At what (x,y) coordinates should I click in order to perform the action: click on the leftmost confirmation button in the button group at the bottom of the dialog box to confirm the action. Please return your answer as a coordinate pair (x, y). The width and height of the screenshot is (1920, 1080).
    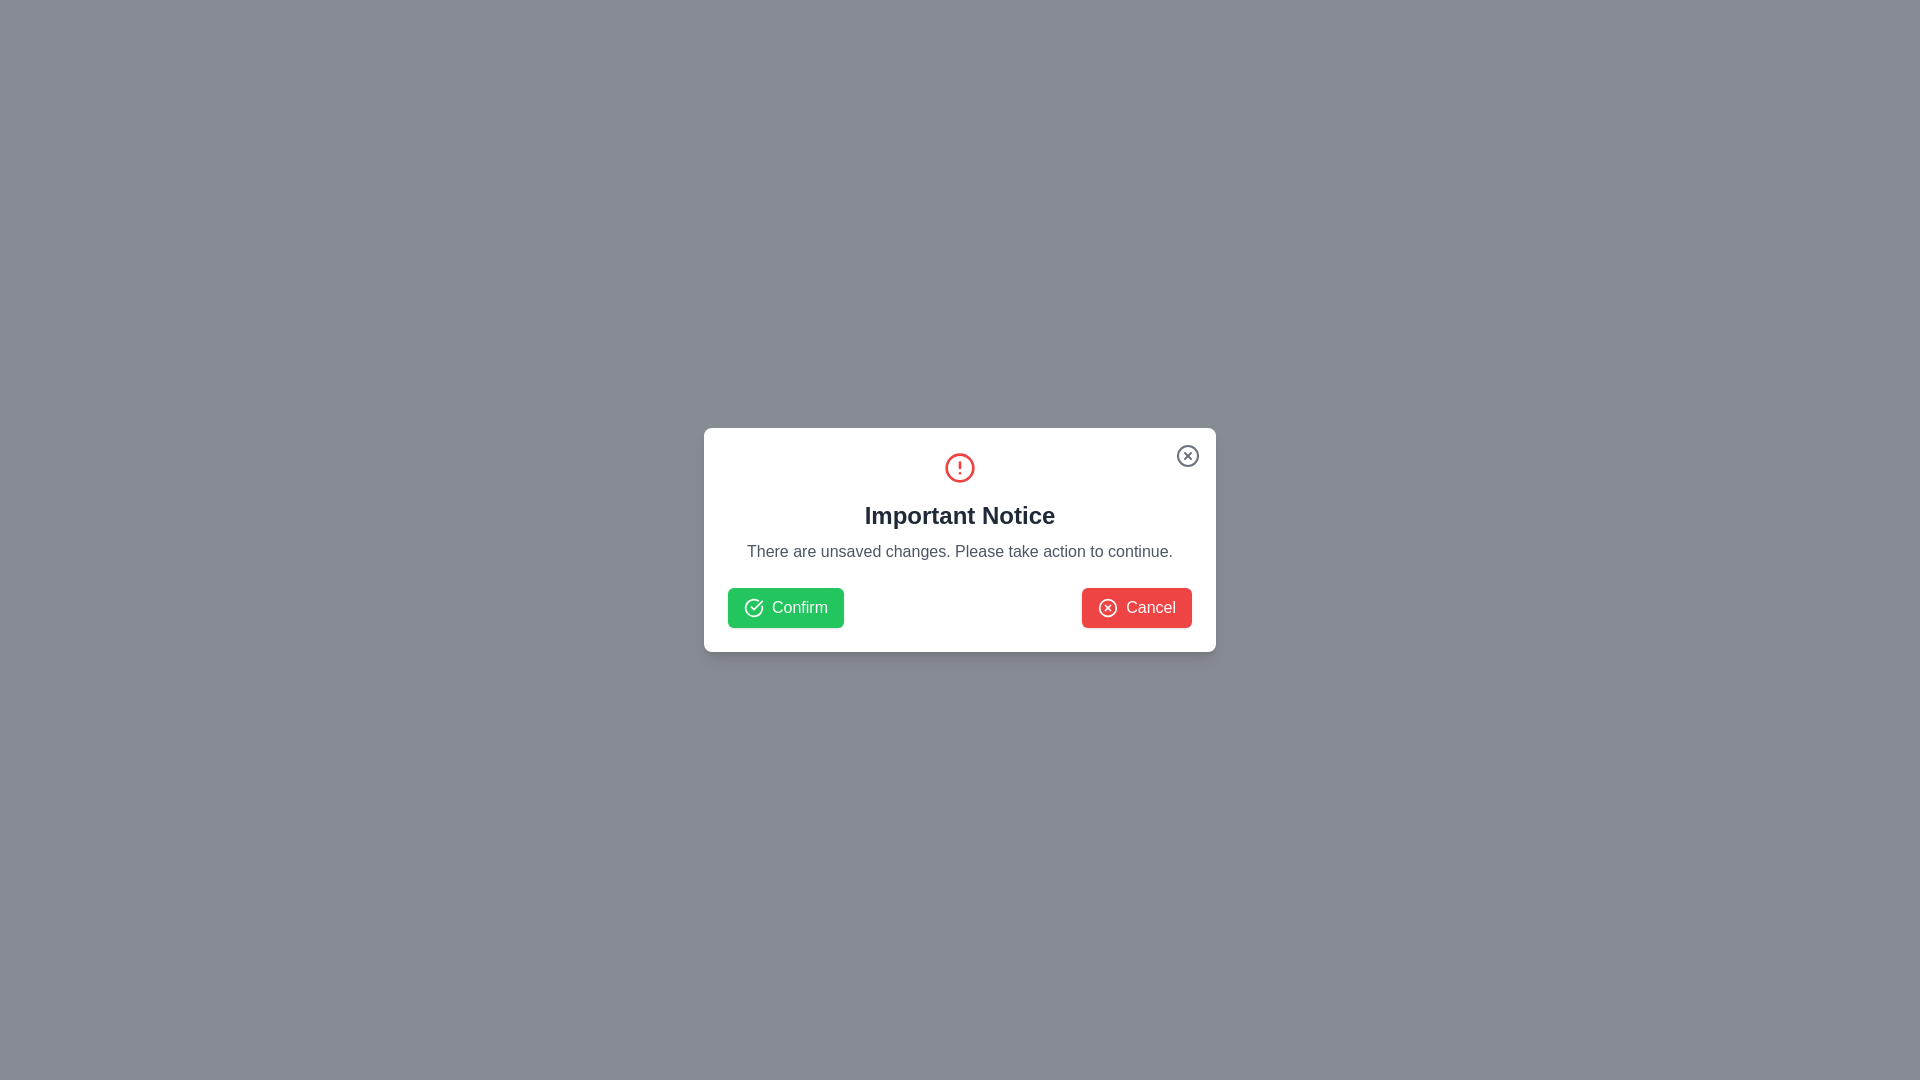
    Looking at the image, I should click on (785, 607).